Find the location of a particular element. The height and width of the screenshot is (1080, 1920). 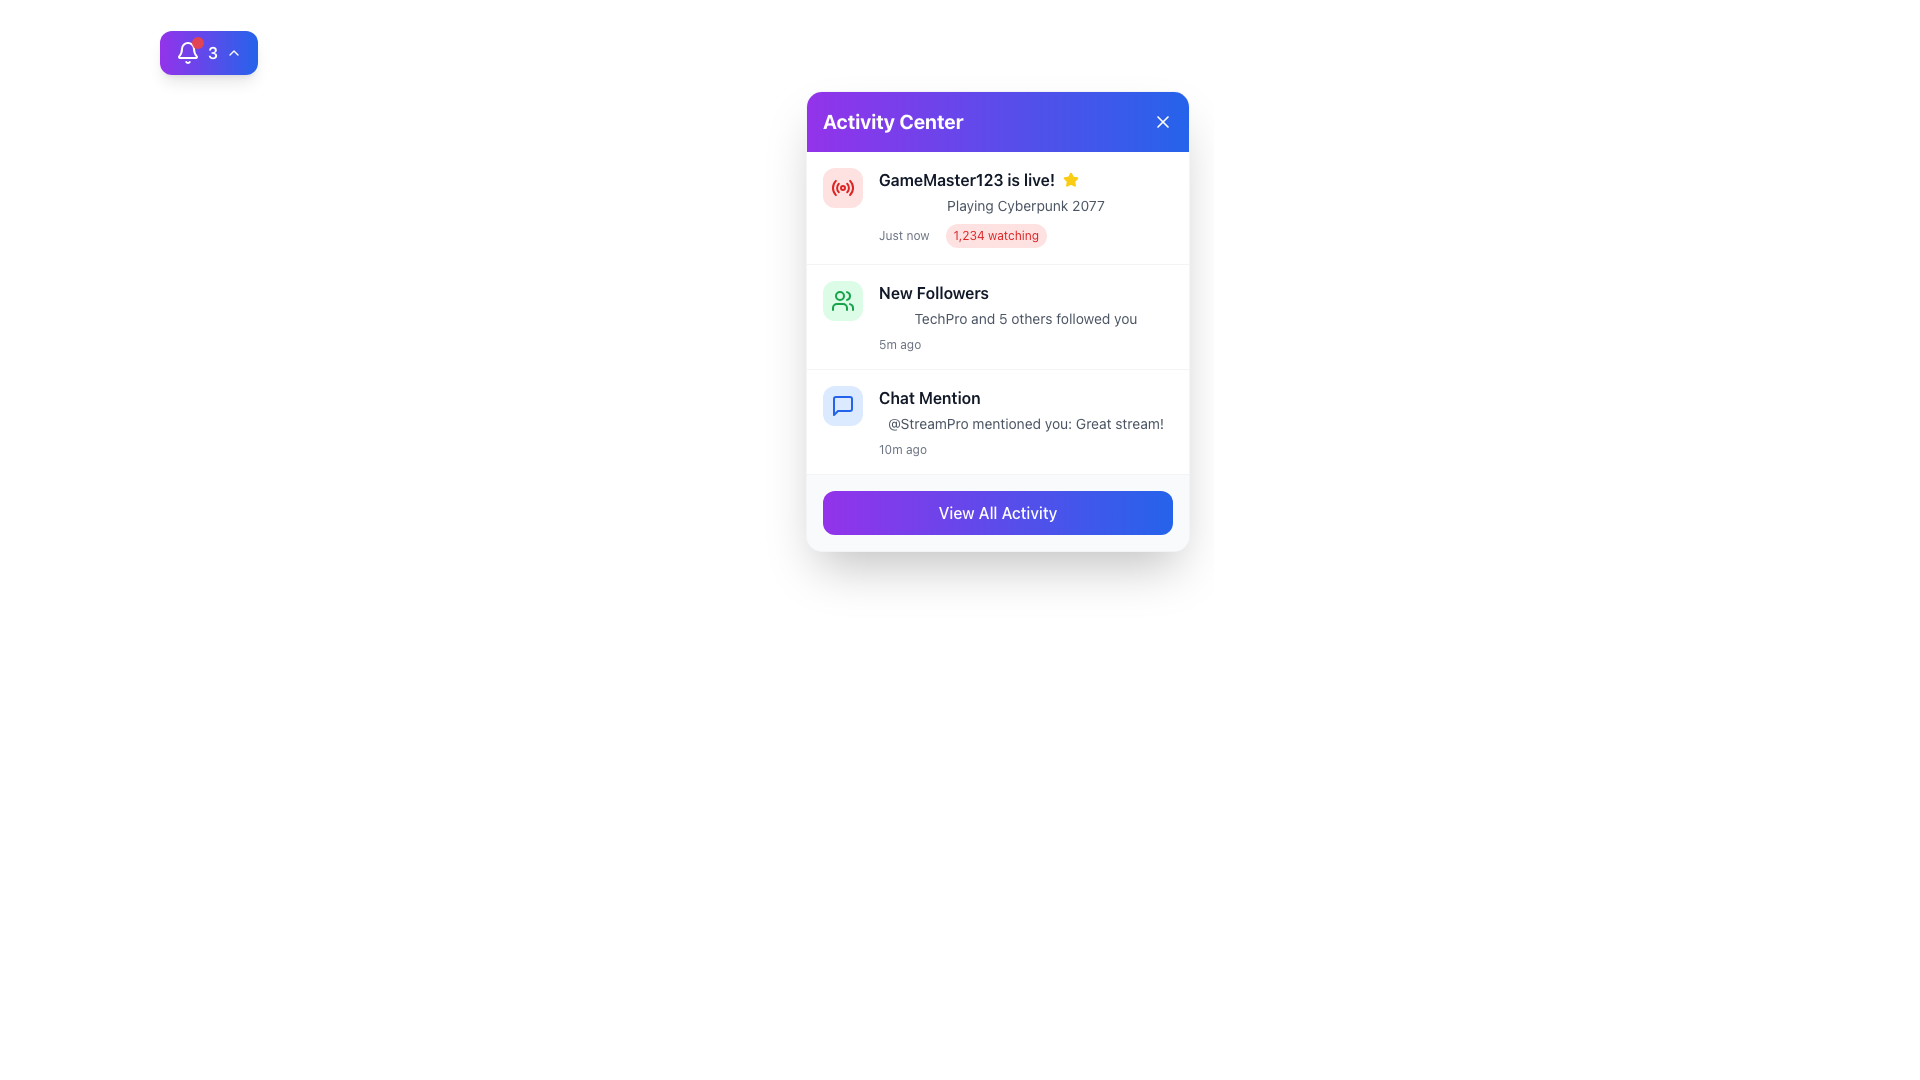

the chat notification icon located in the 'Activity Center' panel, which is visually represented as a chat or message notification icon. This icon is positioned immediately to the left of the text '@StreamPro mentioned you: Great stream!' and above the timestamp '10m ago' is located at coordinates (843, 405).